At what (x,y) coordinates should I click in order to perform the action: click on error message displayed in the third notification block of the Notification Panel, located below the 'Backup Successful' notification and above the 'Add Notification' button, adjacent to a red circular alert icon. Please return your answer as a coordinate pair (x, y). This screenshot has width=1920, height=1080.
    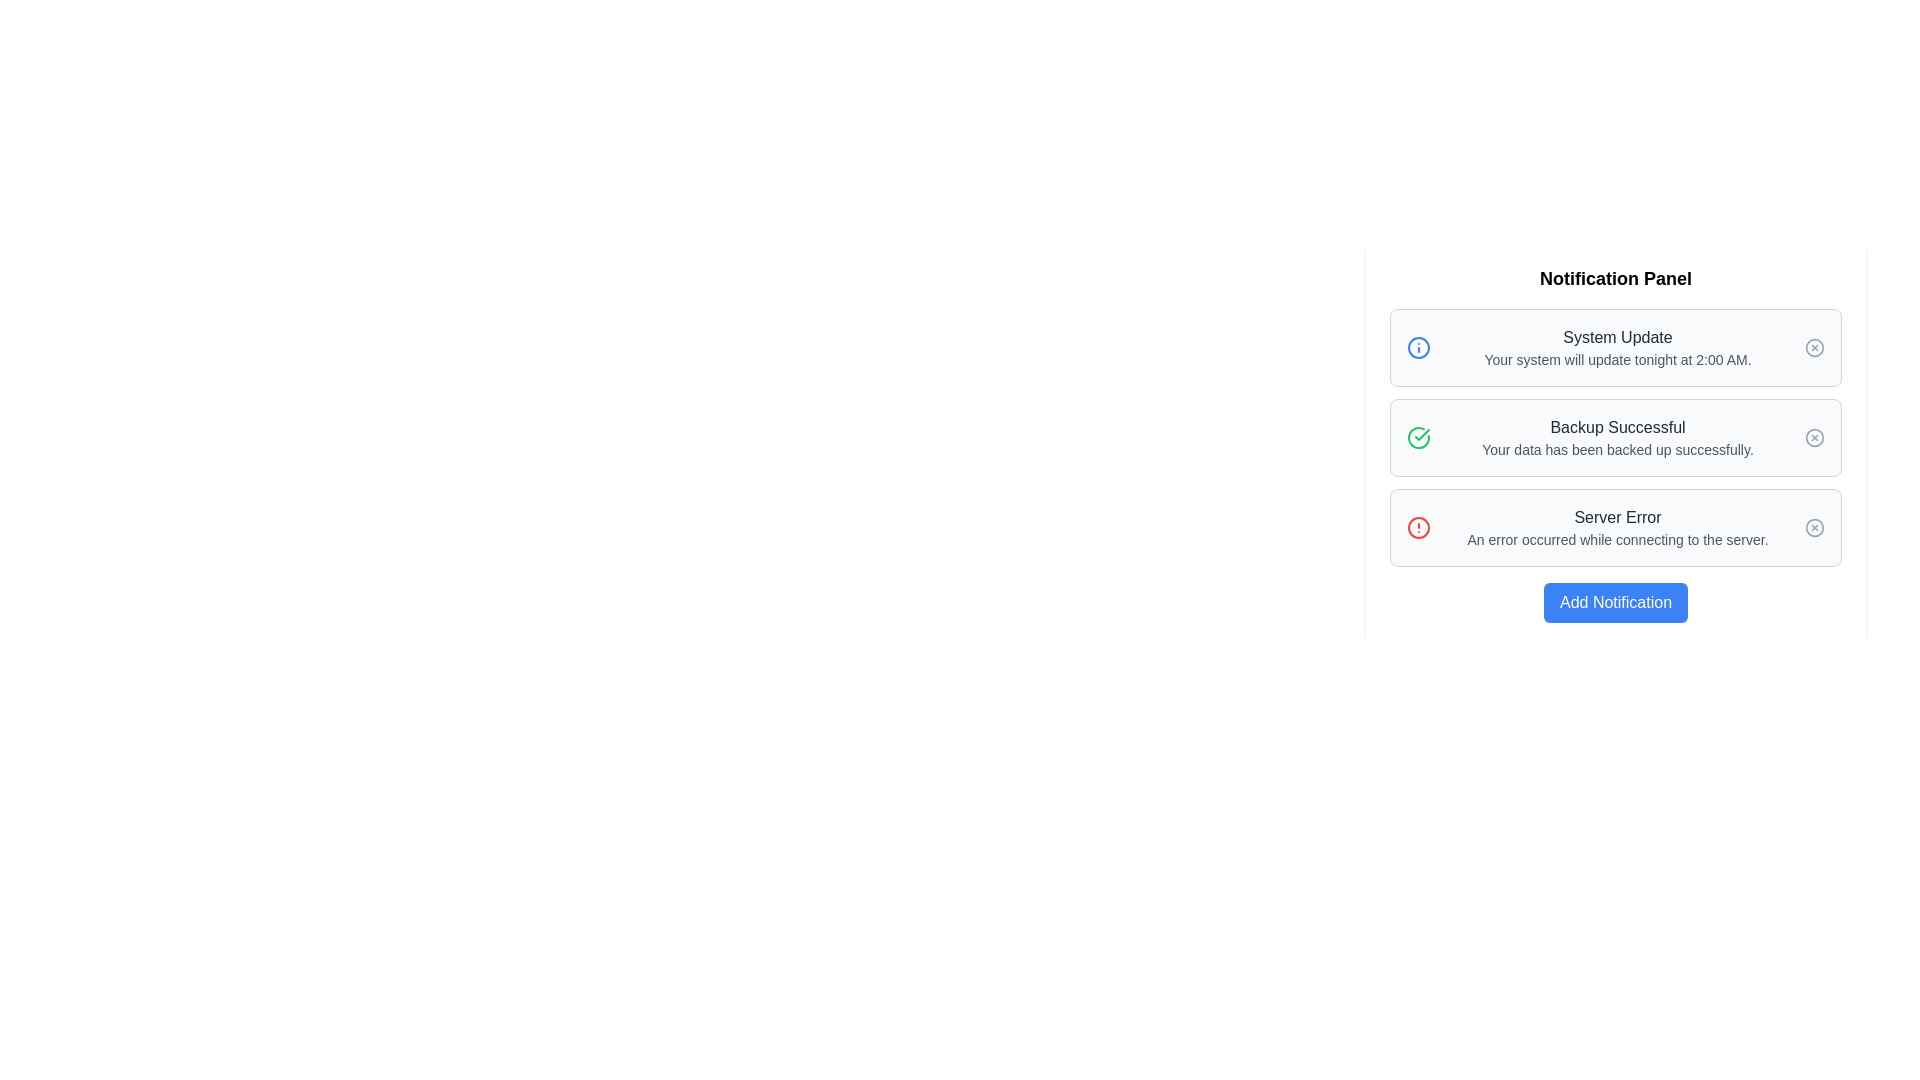
    Looking at the image, I should click on (1617, 527).